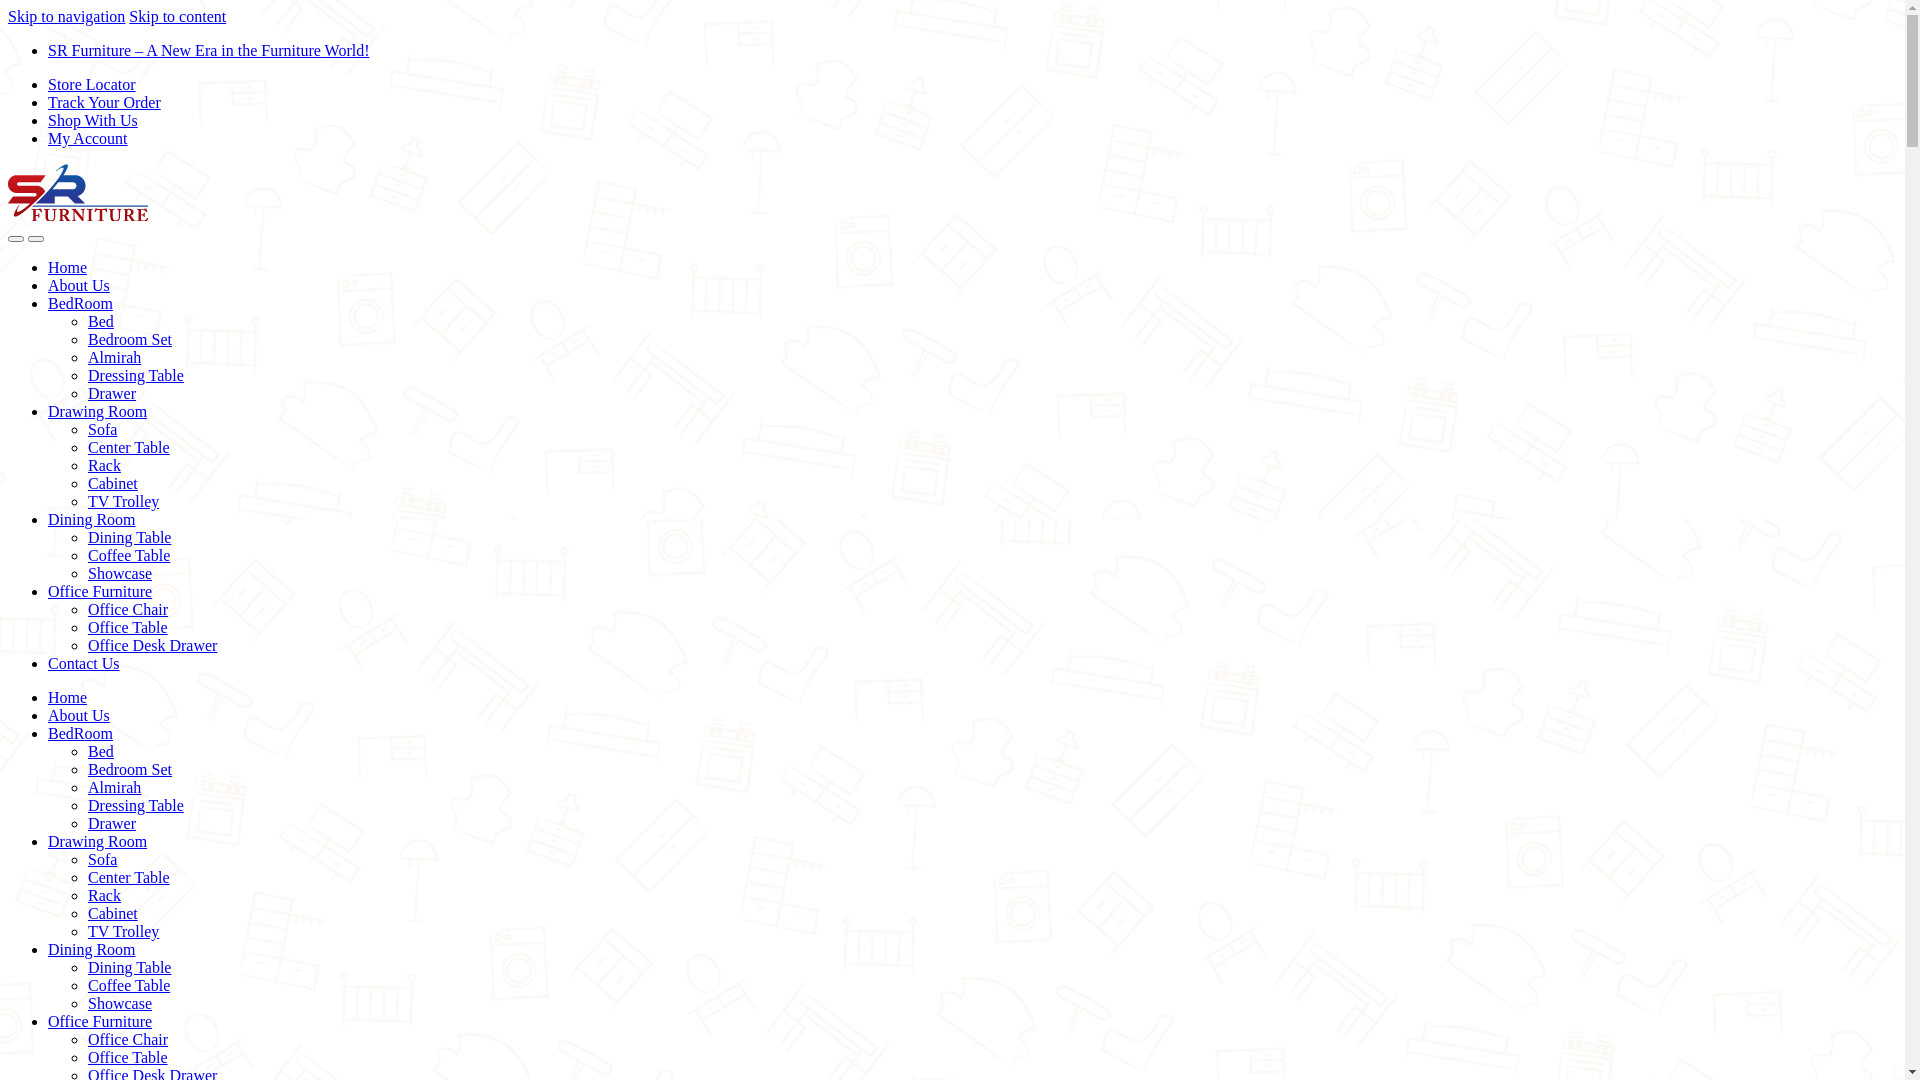 The height and width of the screenshot is (1080, 1920). I want to click on 'Rack', so click(103, 894).